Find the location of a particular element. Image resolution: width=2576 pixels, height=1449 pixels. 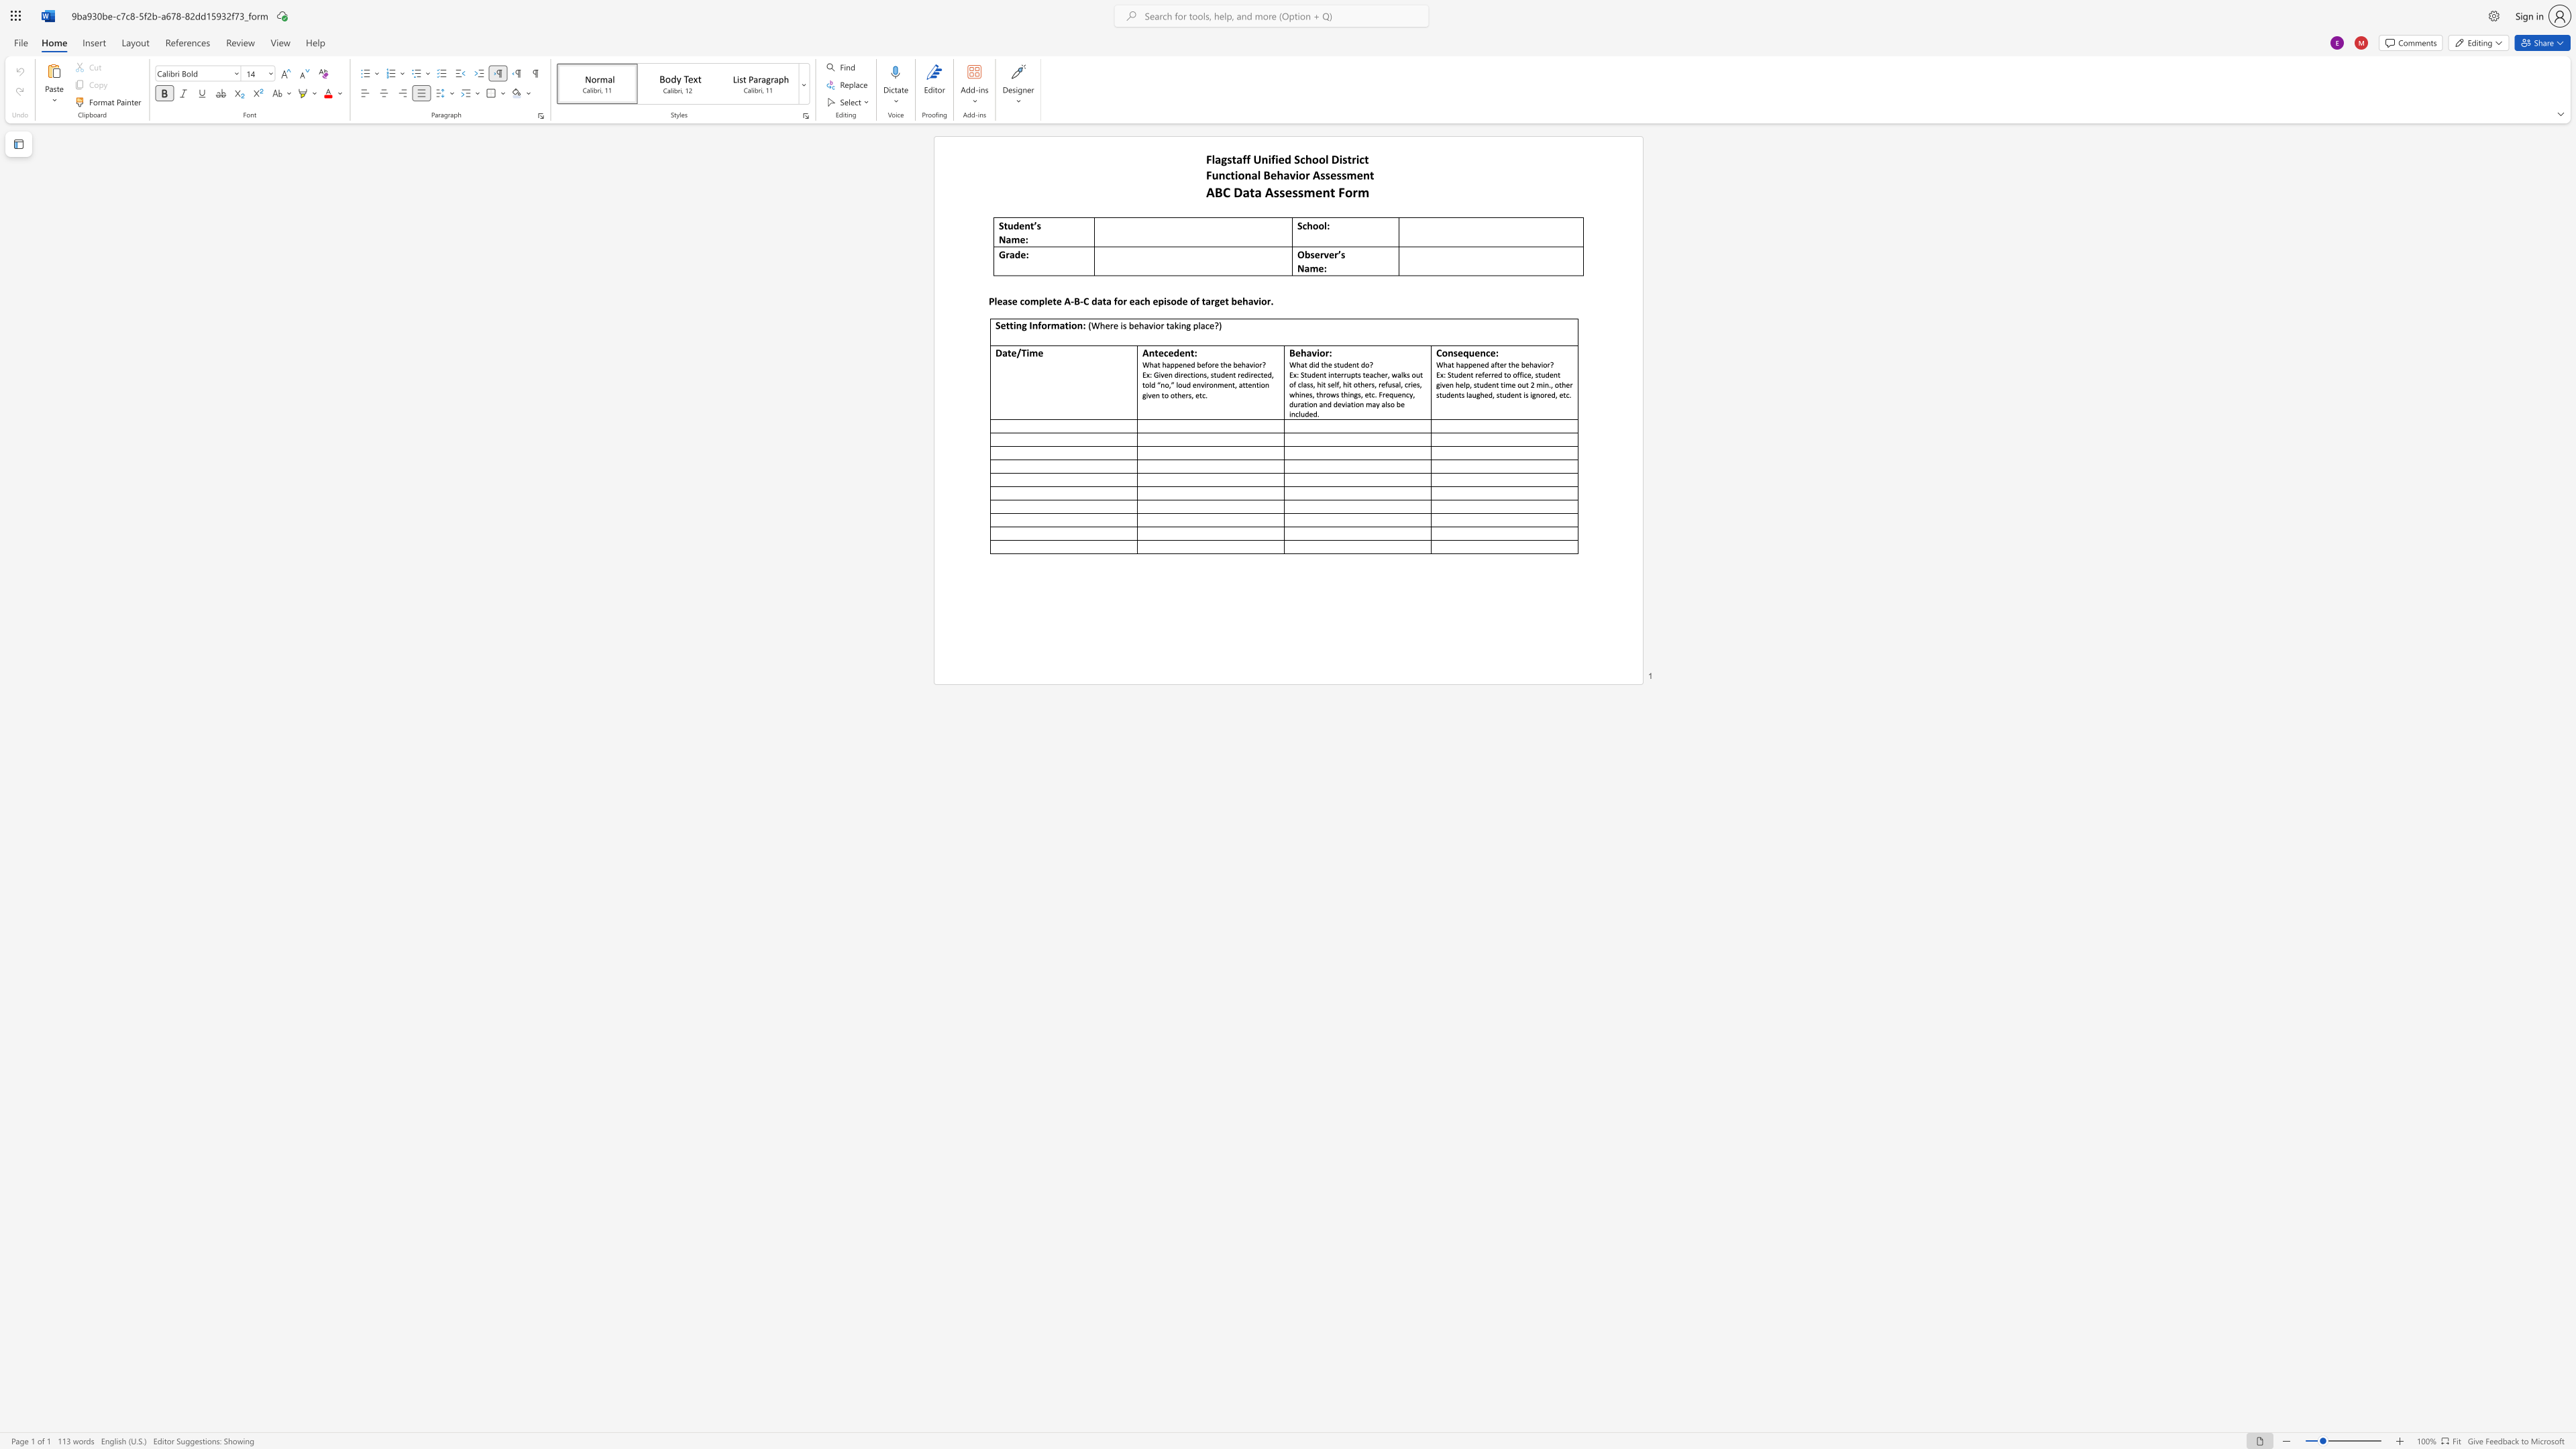

the subset text "ation m" within the text ", throws things, etc. Frequency, duration and deviation may also be included." is located at coordinates (1346, 403).